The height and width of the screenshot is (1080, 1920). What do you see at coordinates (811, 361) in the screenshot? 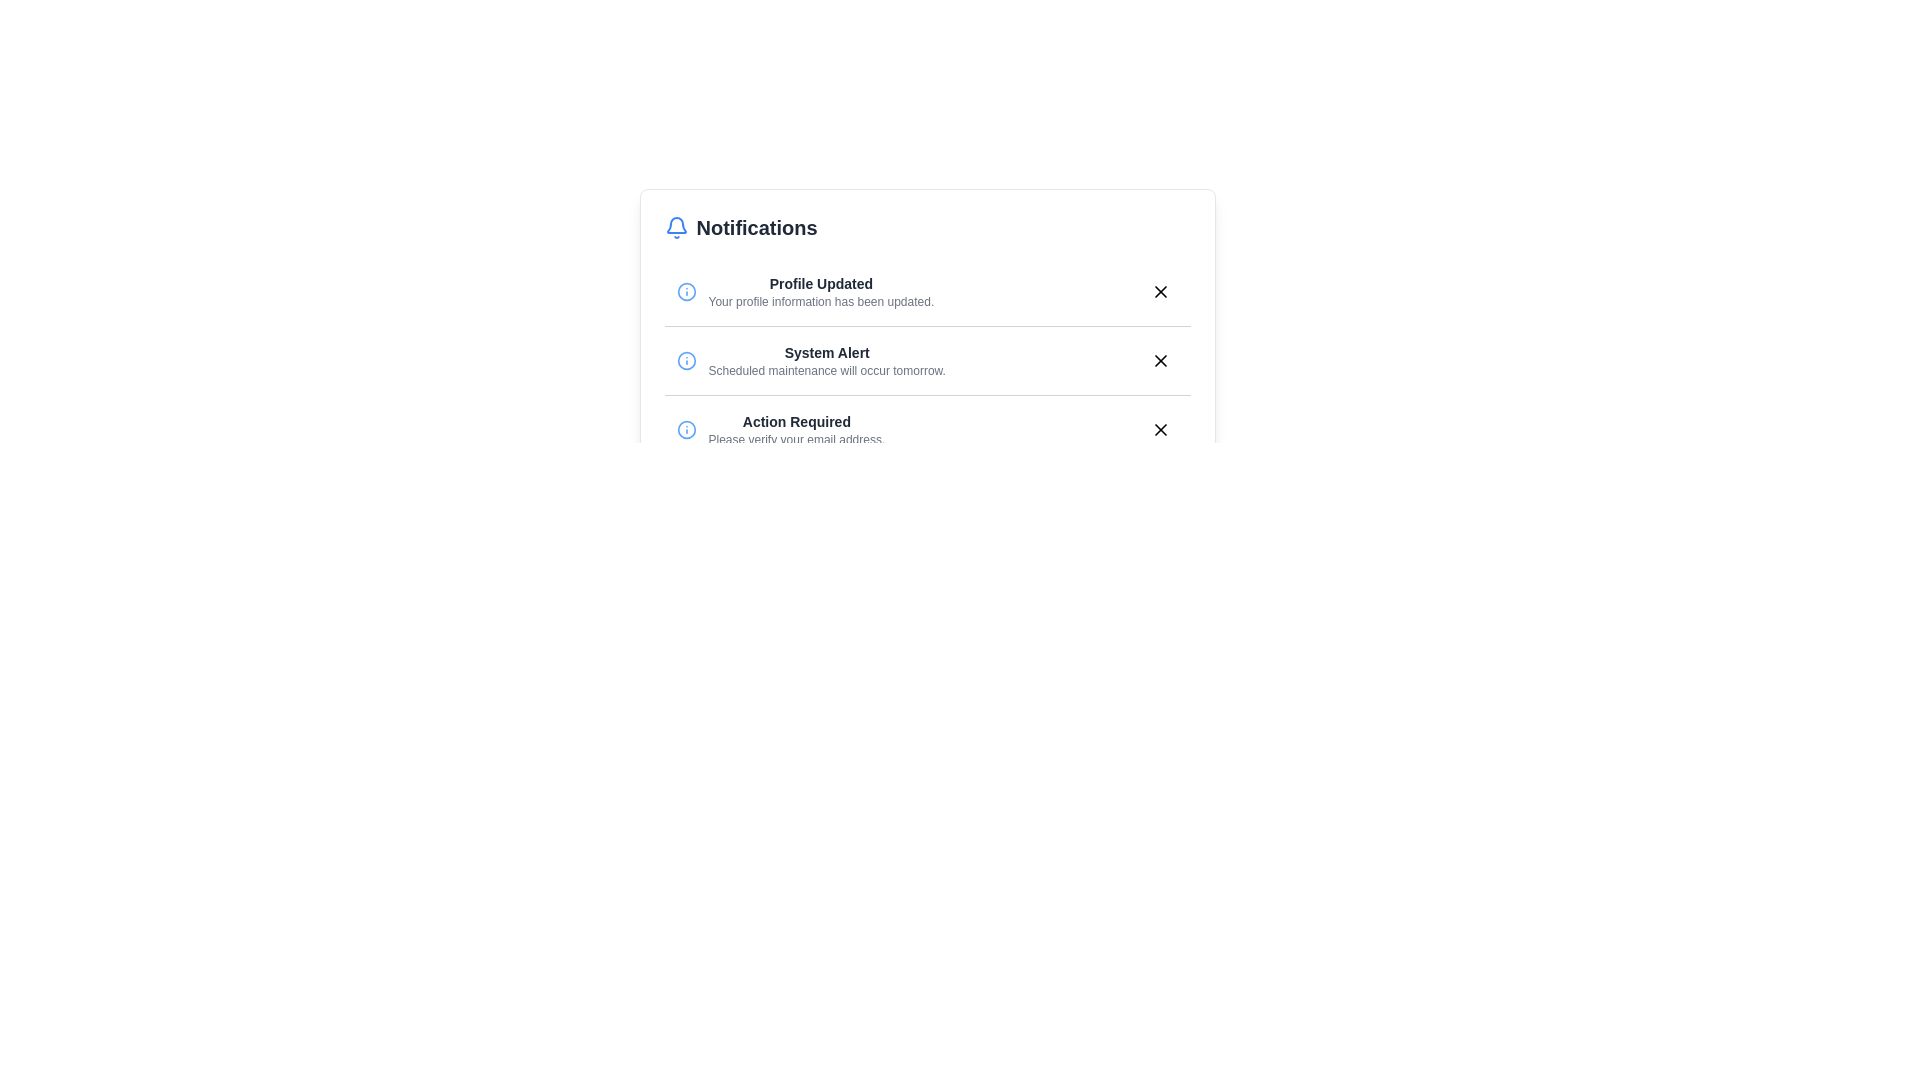
I see `notification text from the second notification block in the vertical stack of the notification panel, situated between 'Profile Updated' and 'Action Required'` at bounding box center [811, 361].